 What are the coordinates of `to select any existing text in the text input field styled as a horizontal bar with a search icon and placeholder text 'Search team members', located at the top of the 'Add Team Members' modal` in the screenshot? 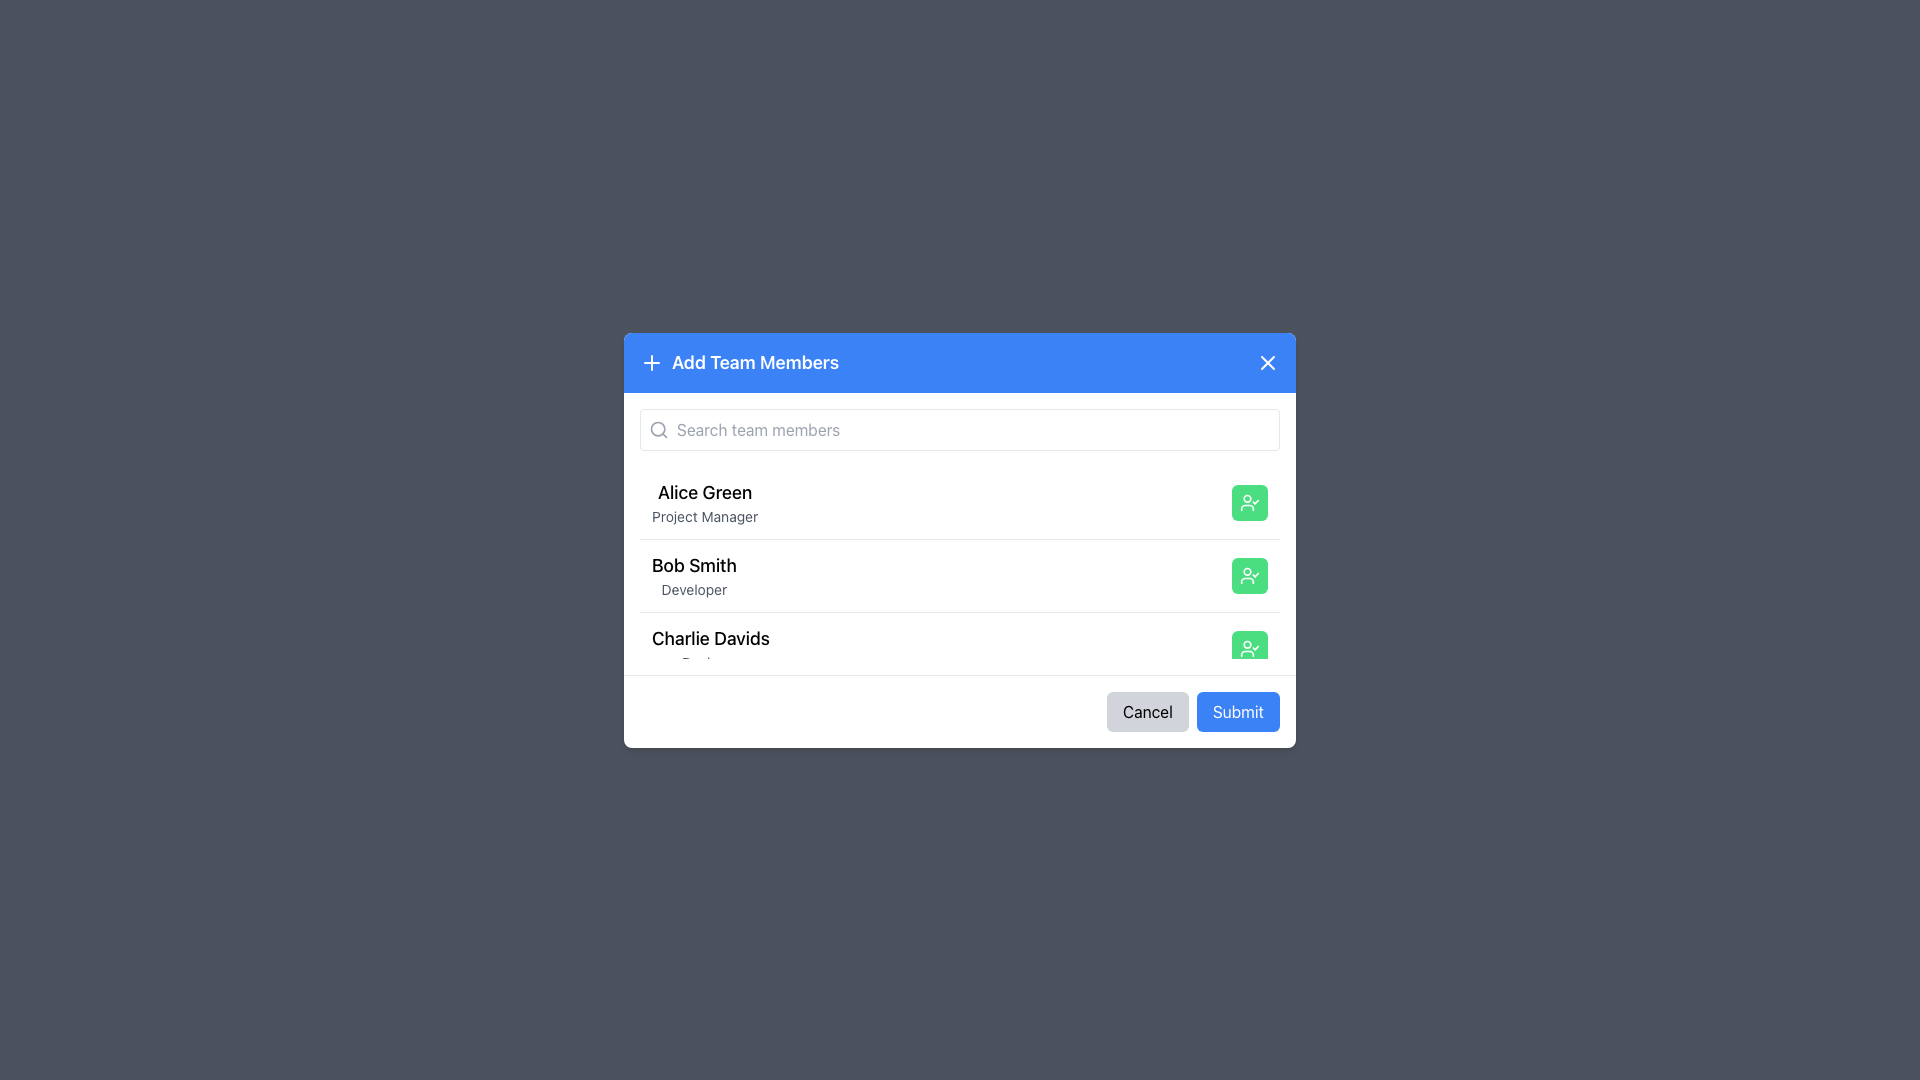 It's located at (960, 428).